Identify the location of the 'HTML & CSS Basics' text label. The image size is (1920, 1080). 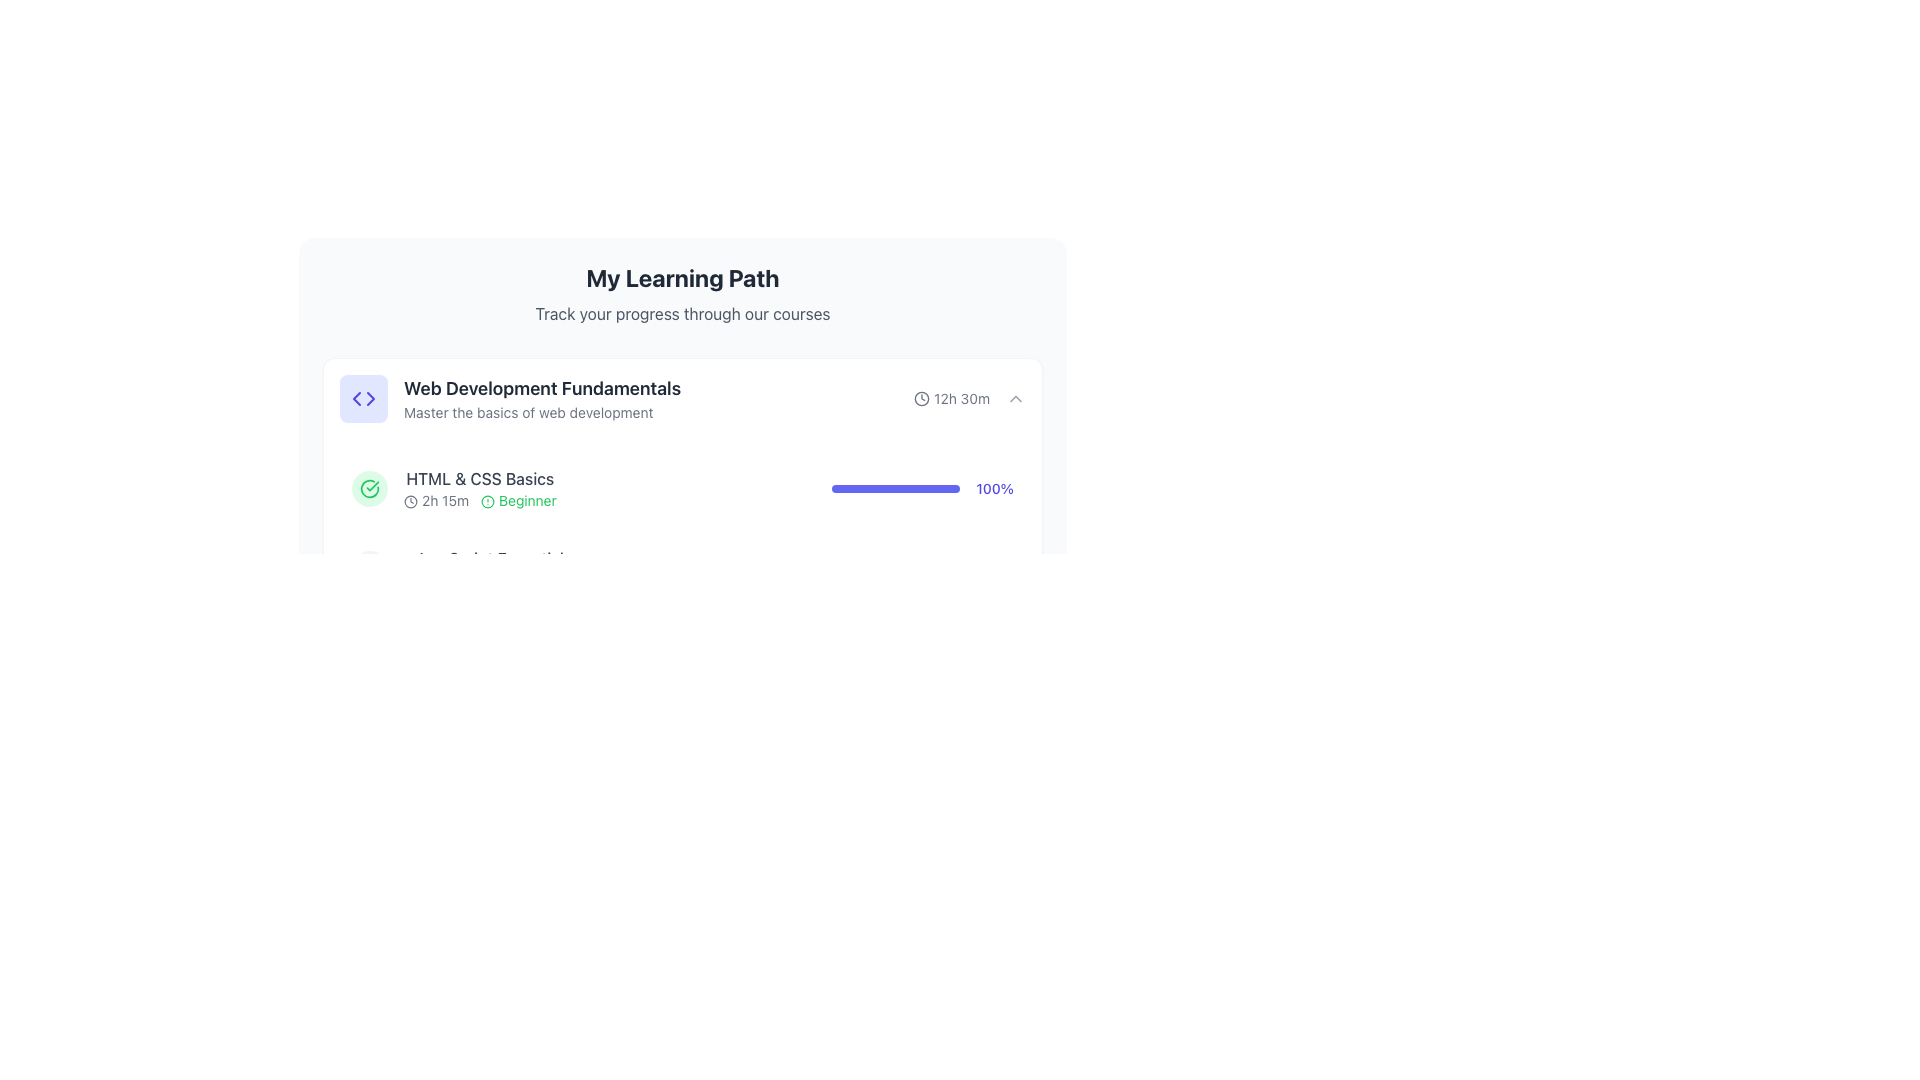
(480, 478).